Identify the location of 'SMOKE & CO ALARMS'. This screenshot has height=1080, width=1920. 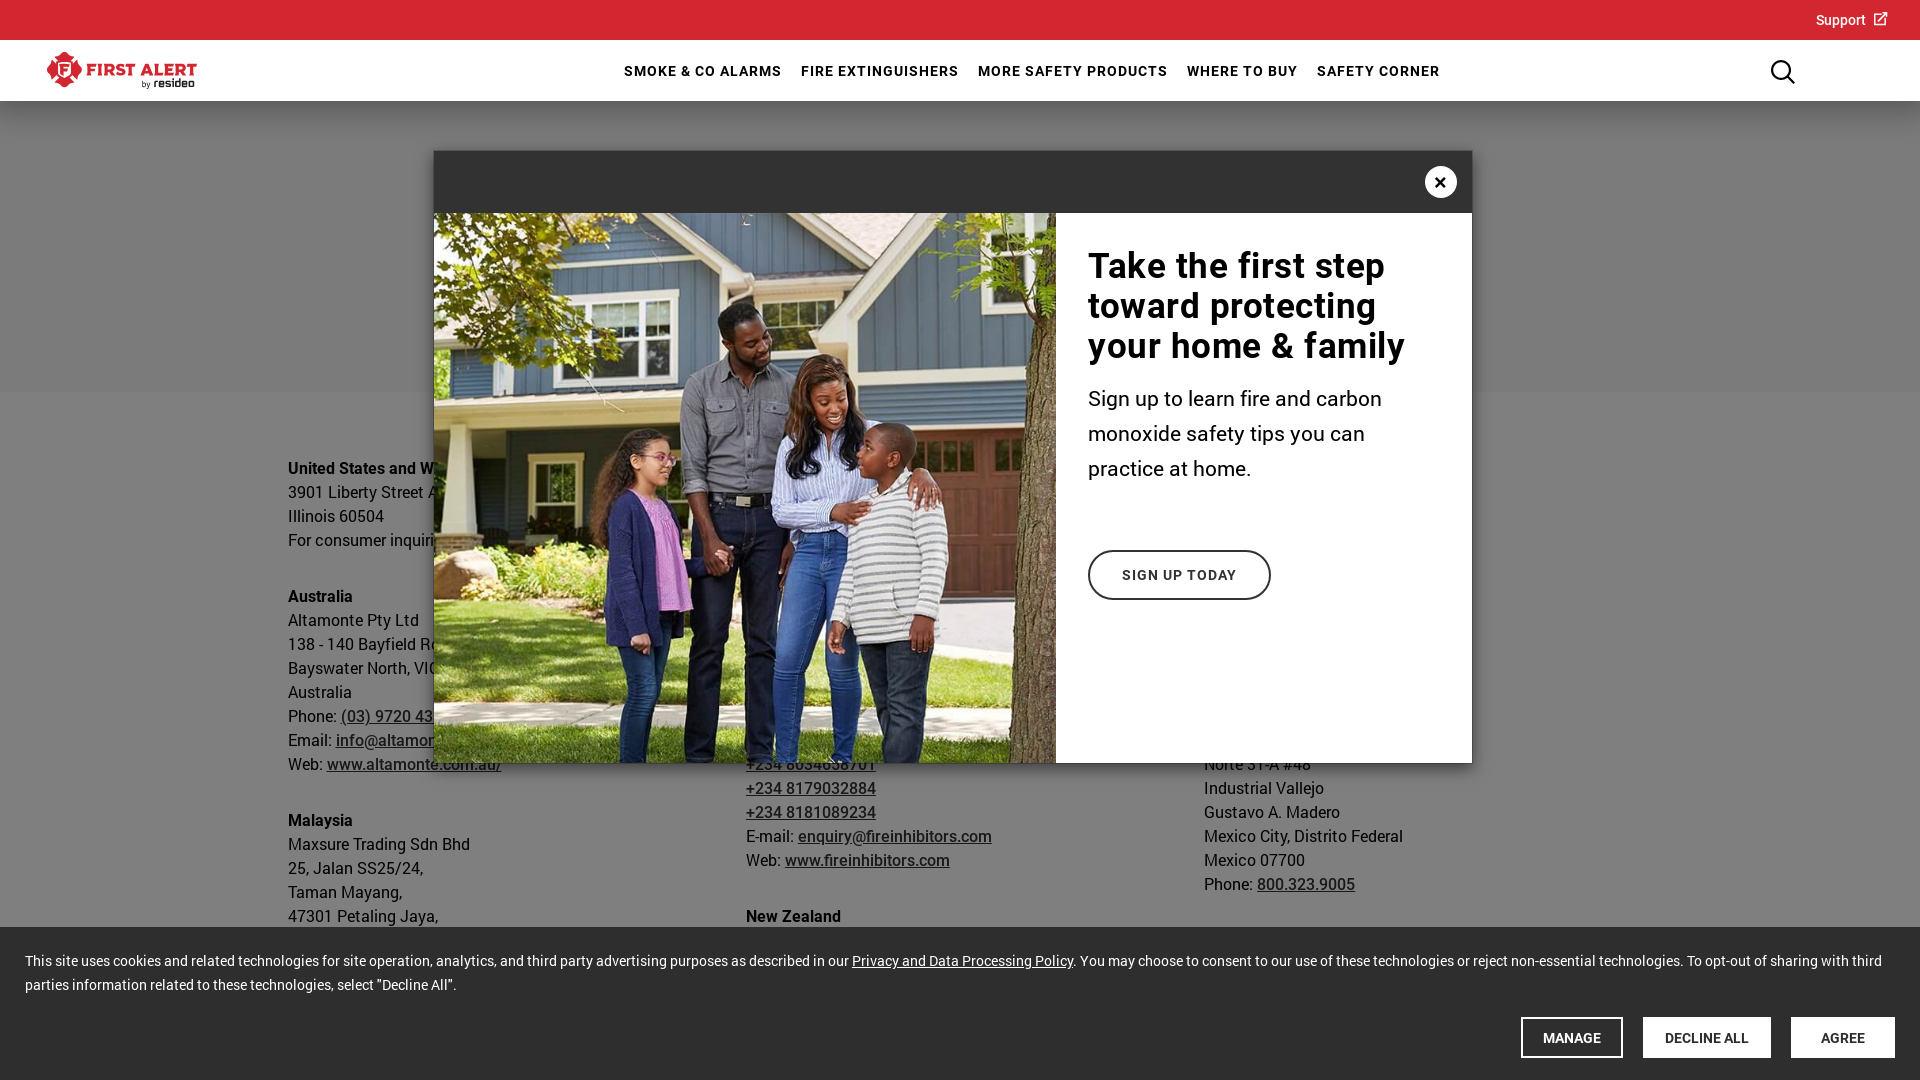
(700, 69).